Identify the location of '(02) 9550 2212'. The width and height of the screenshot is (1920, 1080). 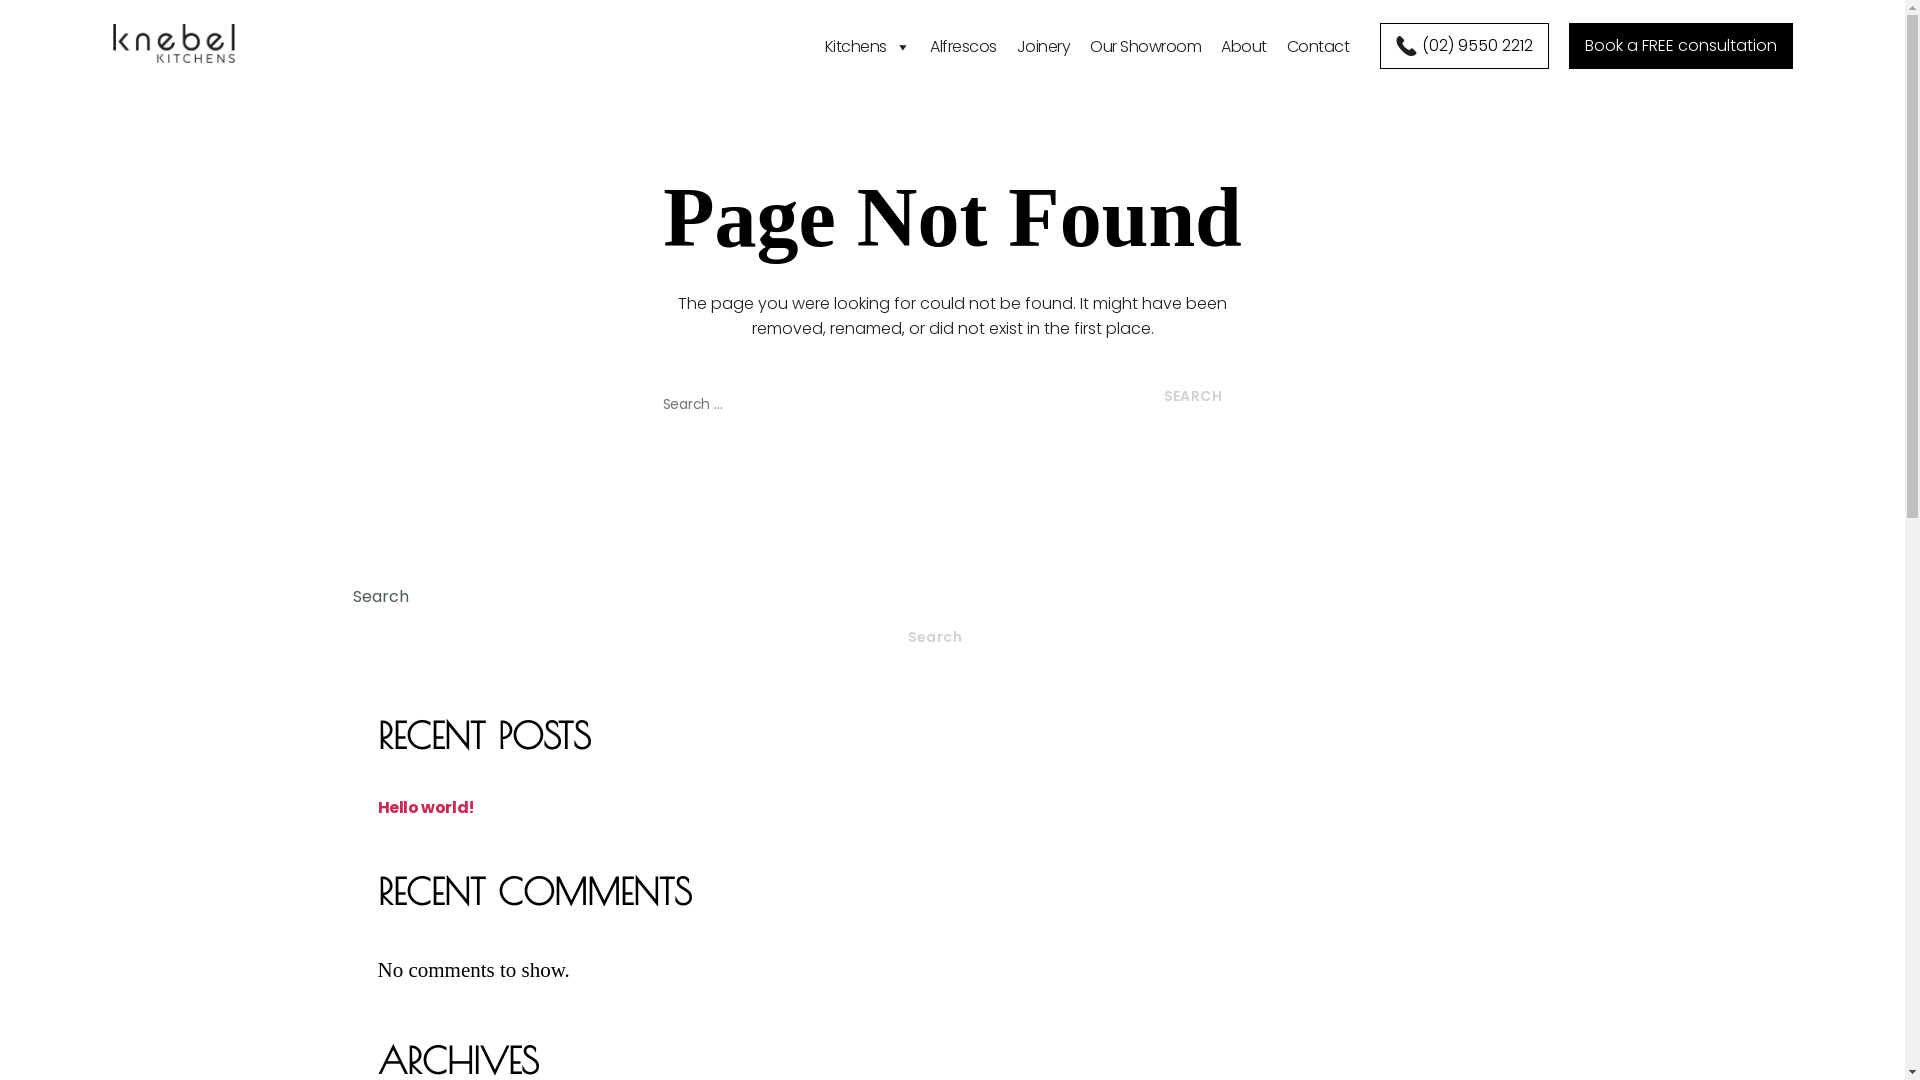
(1464, 45).